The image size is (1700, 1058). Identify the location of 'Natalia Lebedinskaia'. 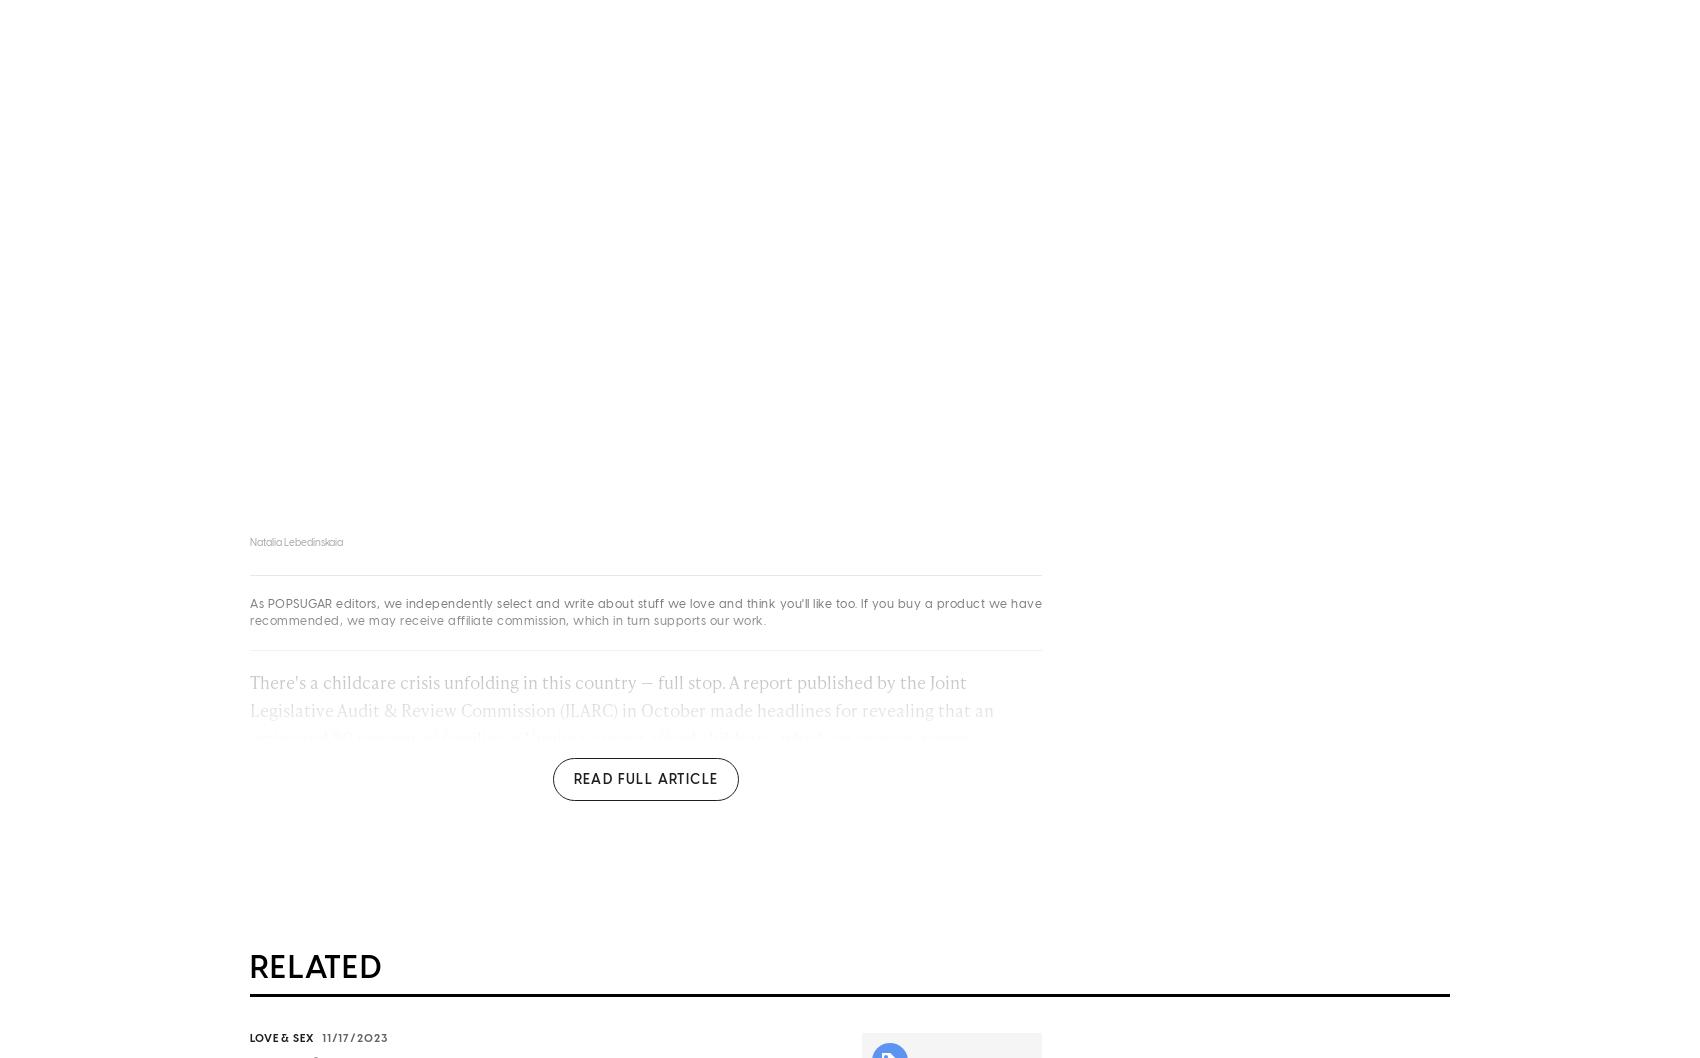
(250, 547).